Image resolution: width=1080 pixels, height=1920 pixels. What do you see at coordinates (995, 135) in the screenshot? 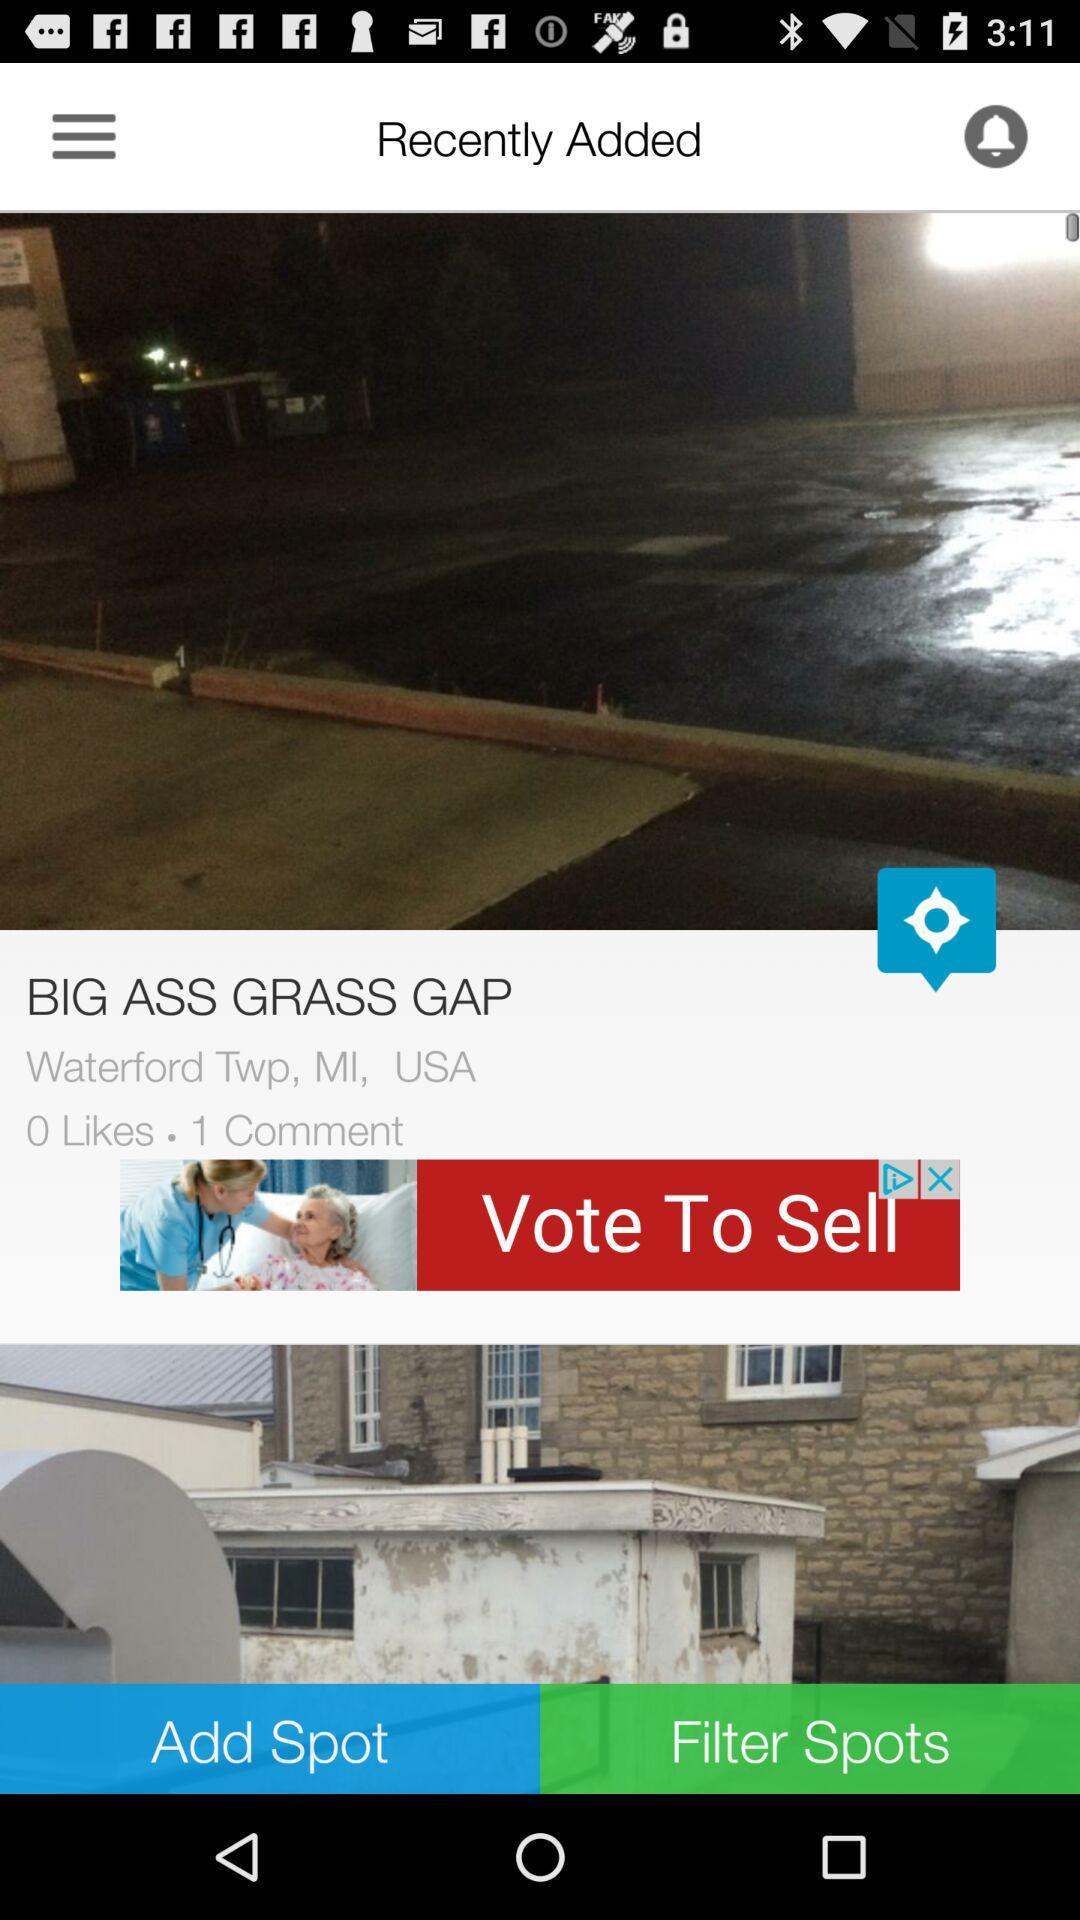
I see `bell button or notification button` at bounding box center [995, 135].